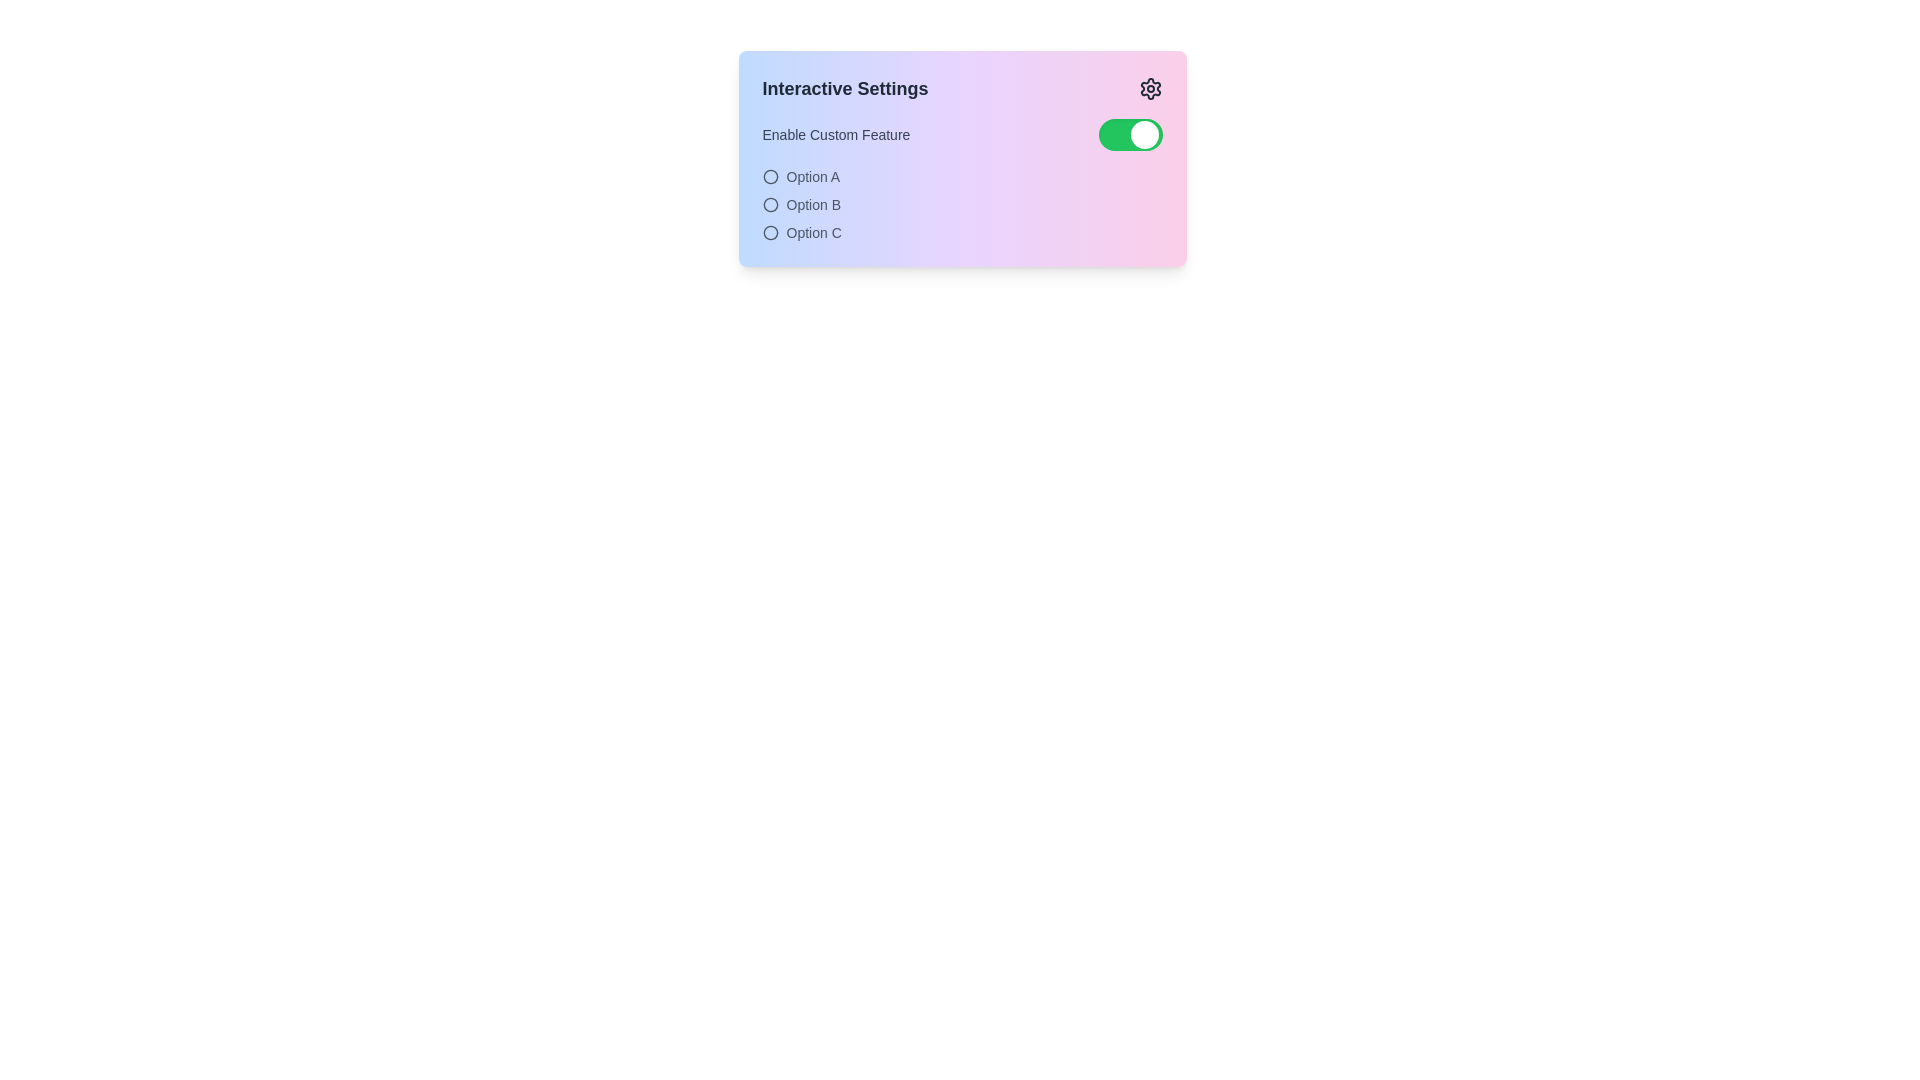  Describe the element at coordinates (769, 176) in the screenshot. I see `the radio button selection indicator for 'Option A', which is the first circular component next to the label 'Option A'` at that location.